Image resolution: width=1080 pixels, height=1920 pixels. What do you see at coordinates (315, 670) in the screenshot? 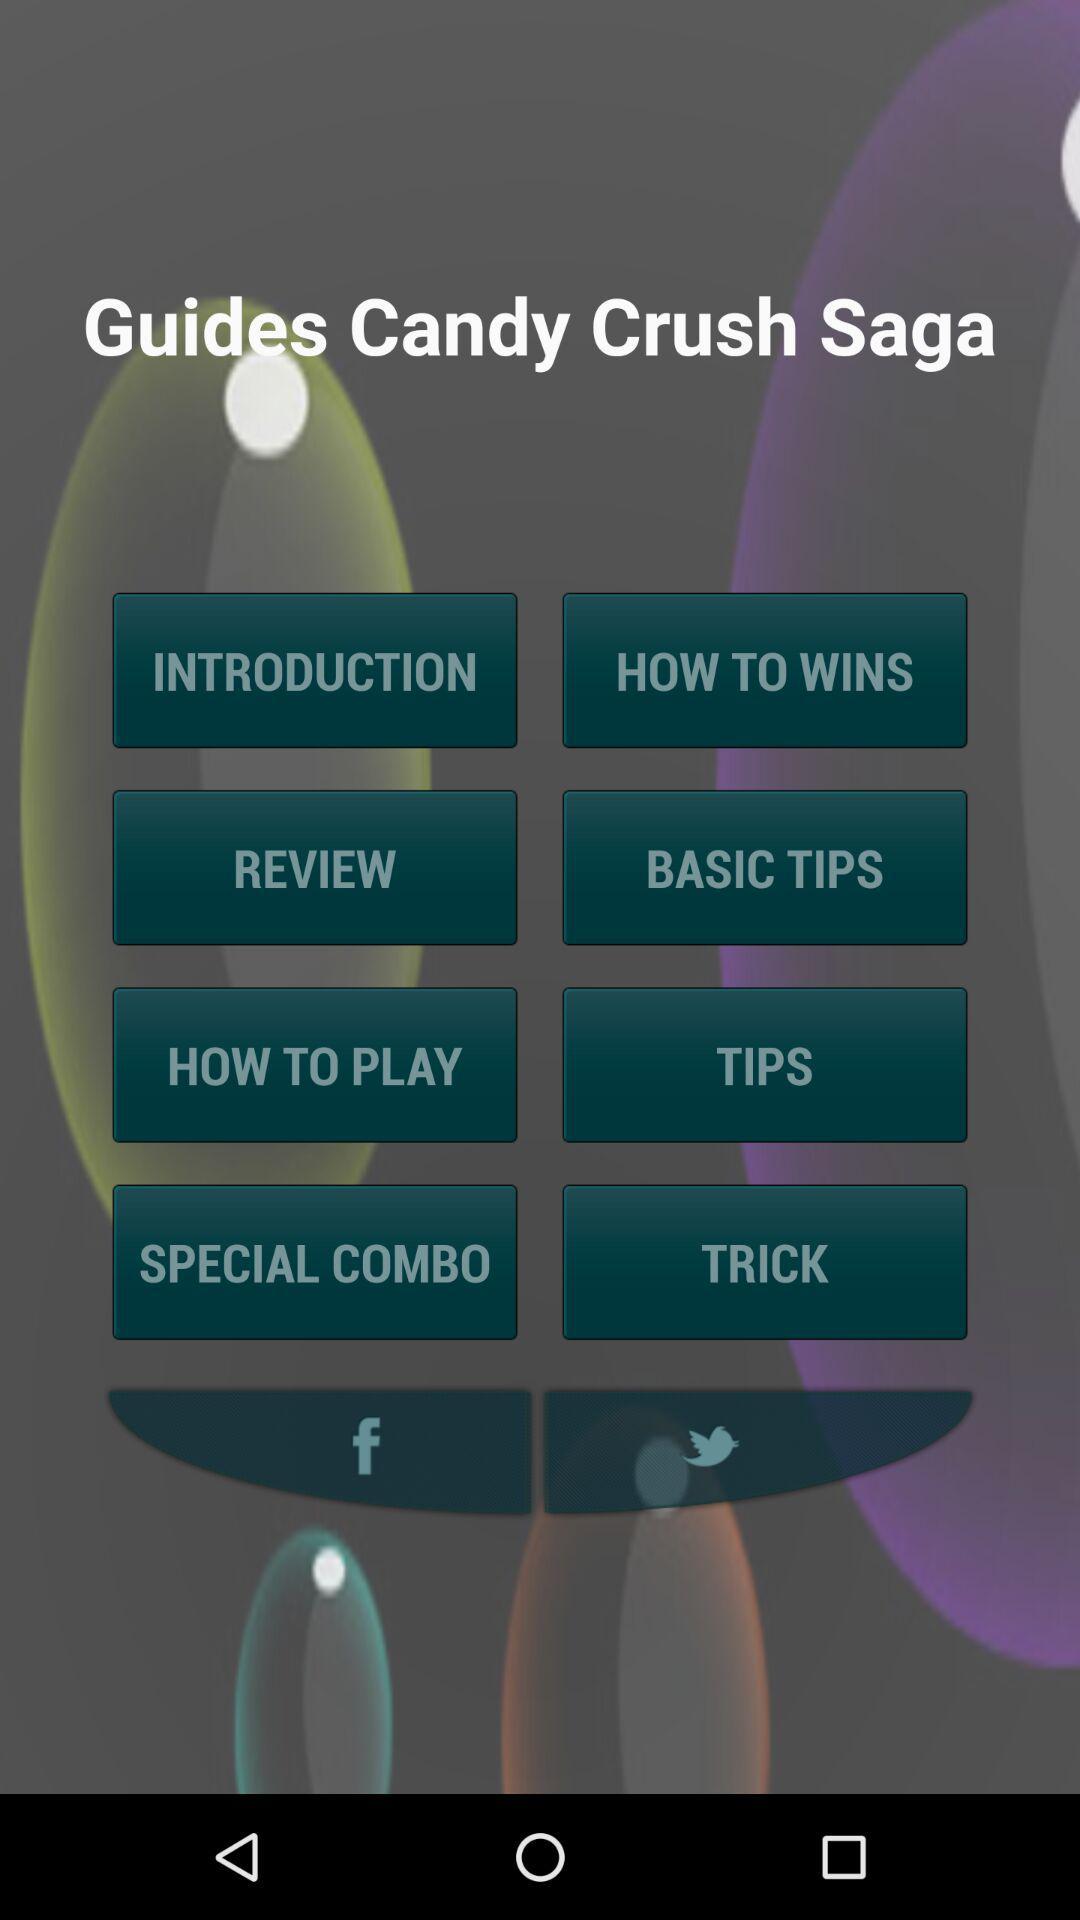
I see `icon to the left of the how to wins item` at bounding box center [315, 670].